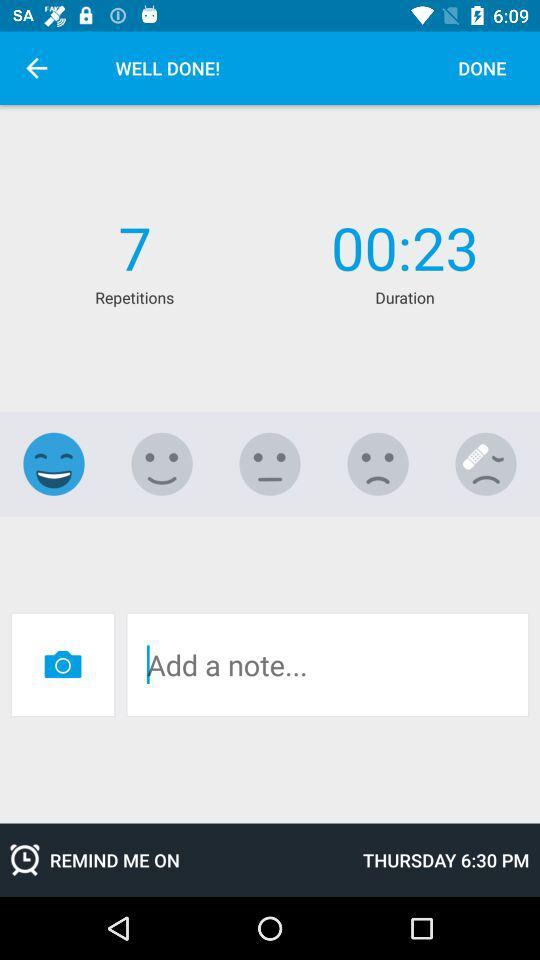 This screenshot has height=960, width=540. I want to click on the thursday 6 30 at the bottom right corner, so click(446, 859).